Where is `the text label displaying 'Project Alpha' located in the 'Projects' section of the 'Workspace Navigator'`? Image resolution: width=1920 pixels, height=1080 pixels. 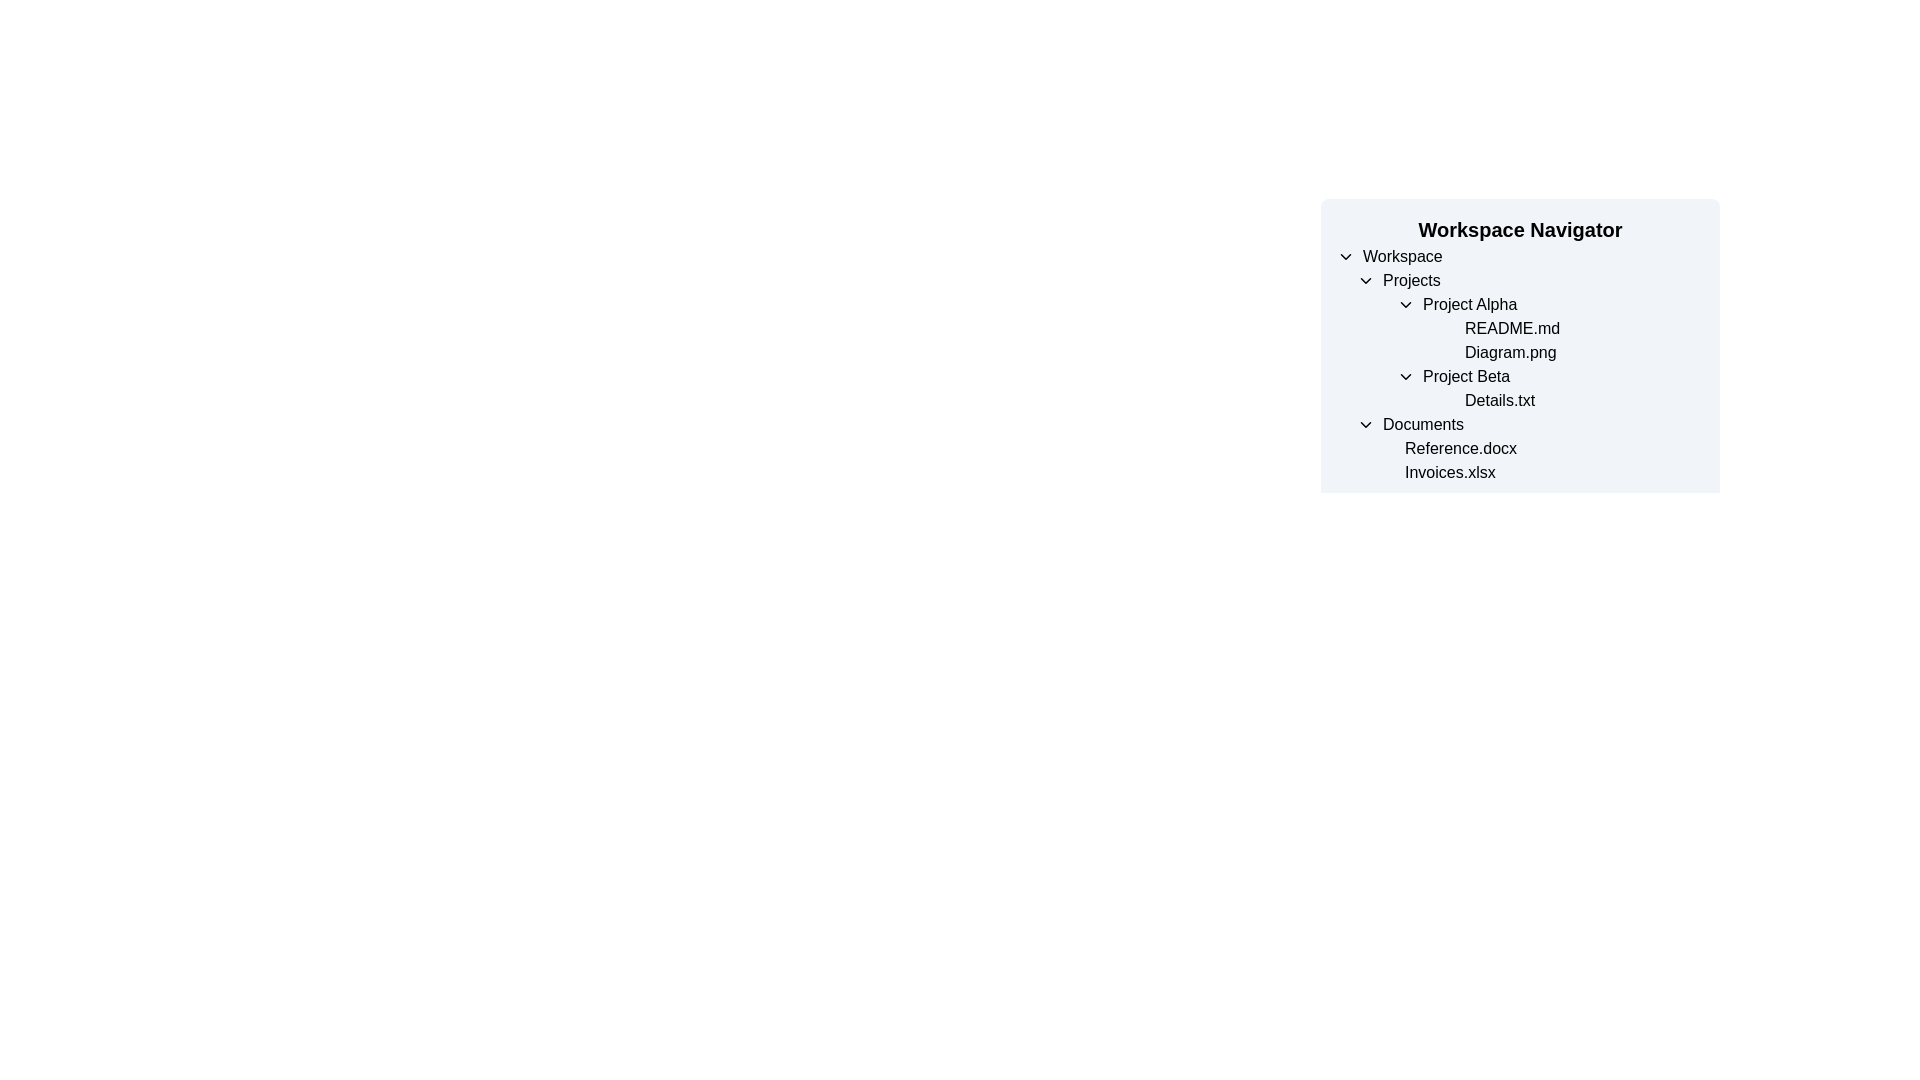 the text label displaying 'Project Alpha' located in the 'Projects' section of the 'Workspace Navigator' is located at coordinates (1470, 304).